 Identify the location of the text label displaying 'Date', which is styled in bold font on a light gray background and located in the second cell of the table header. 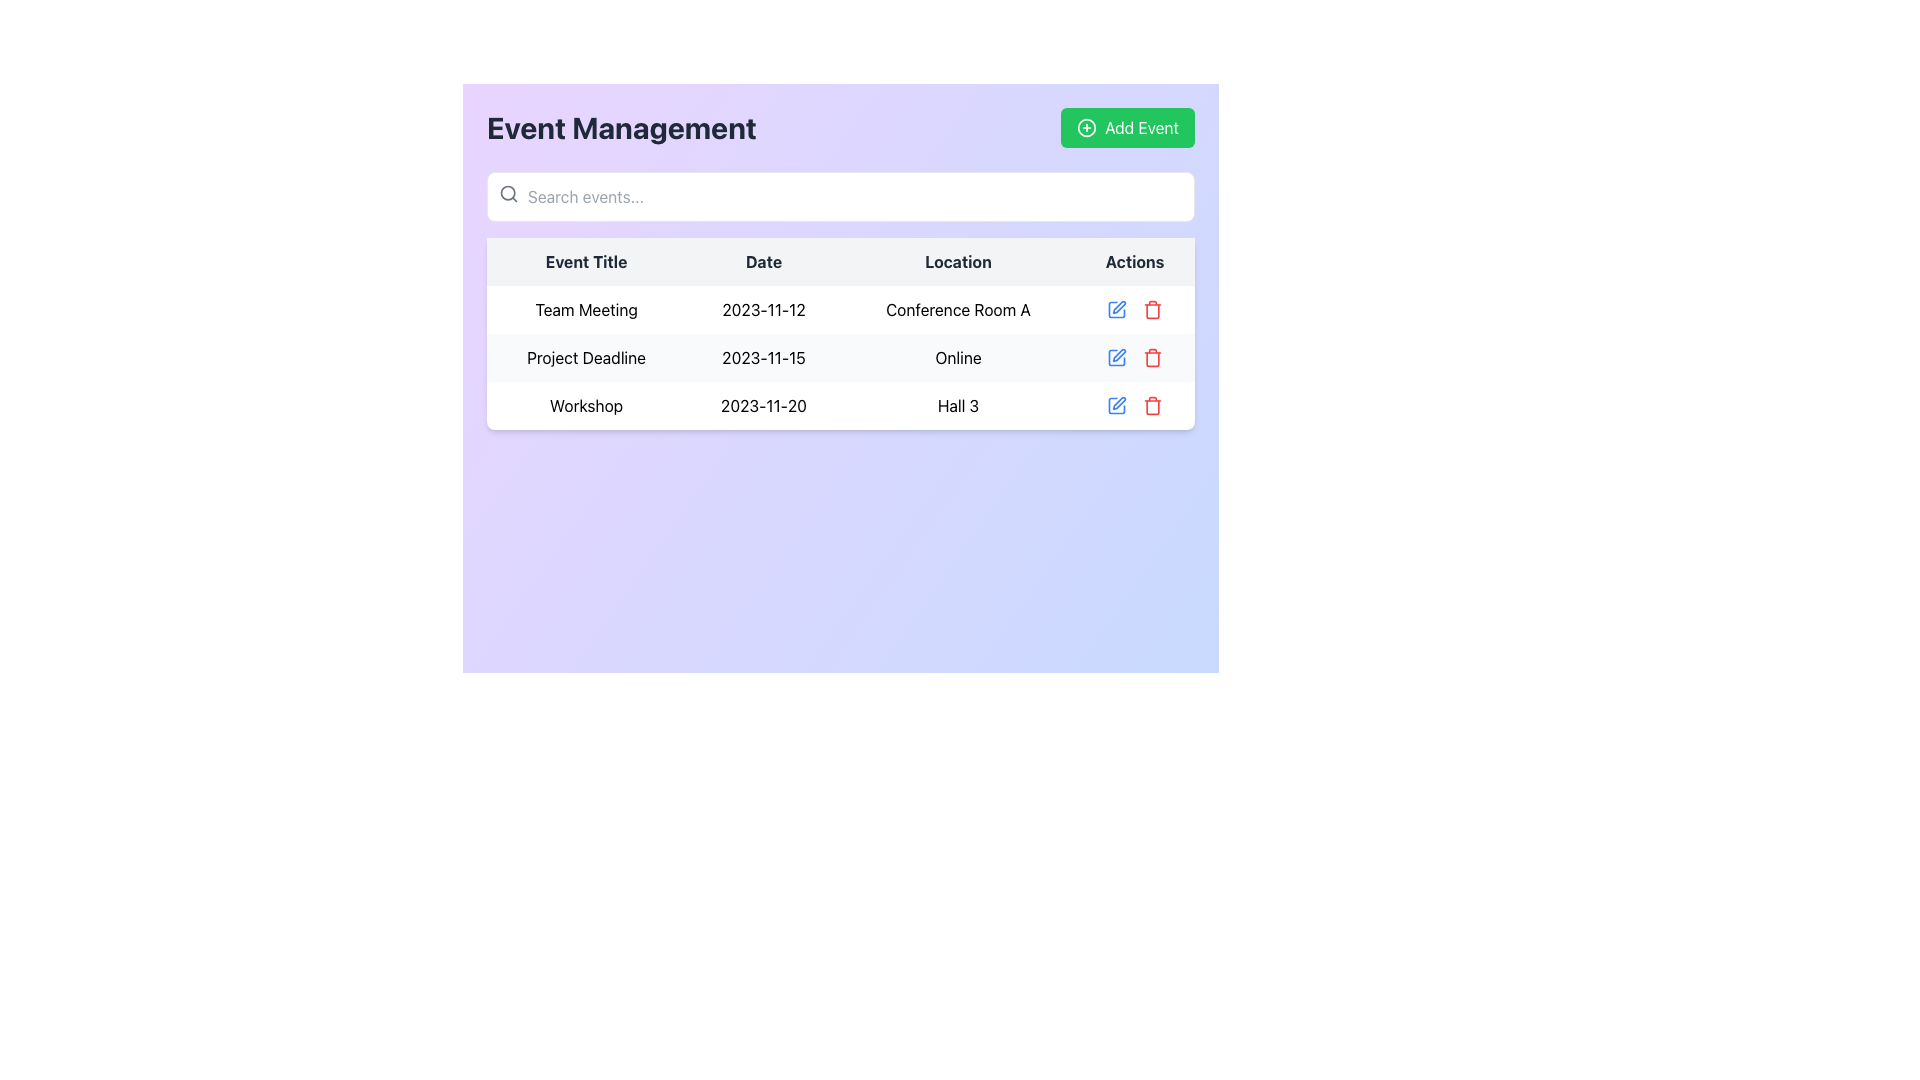
(762, 261).